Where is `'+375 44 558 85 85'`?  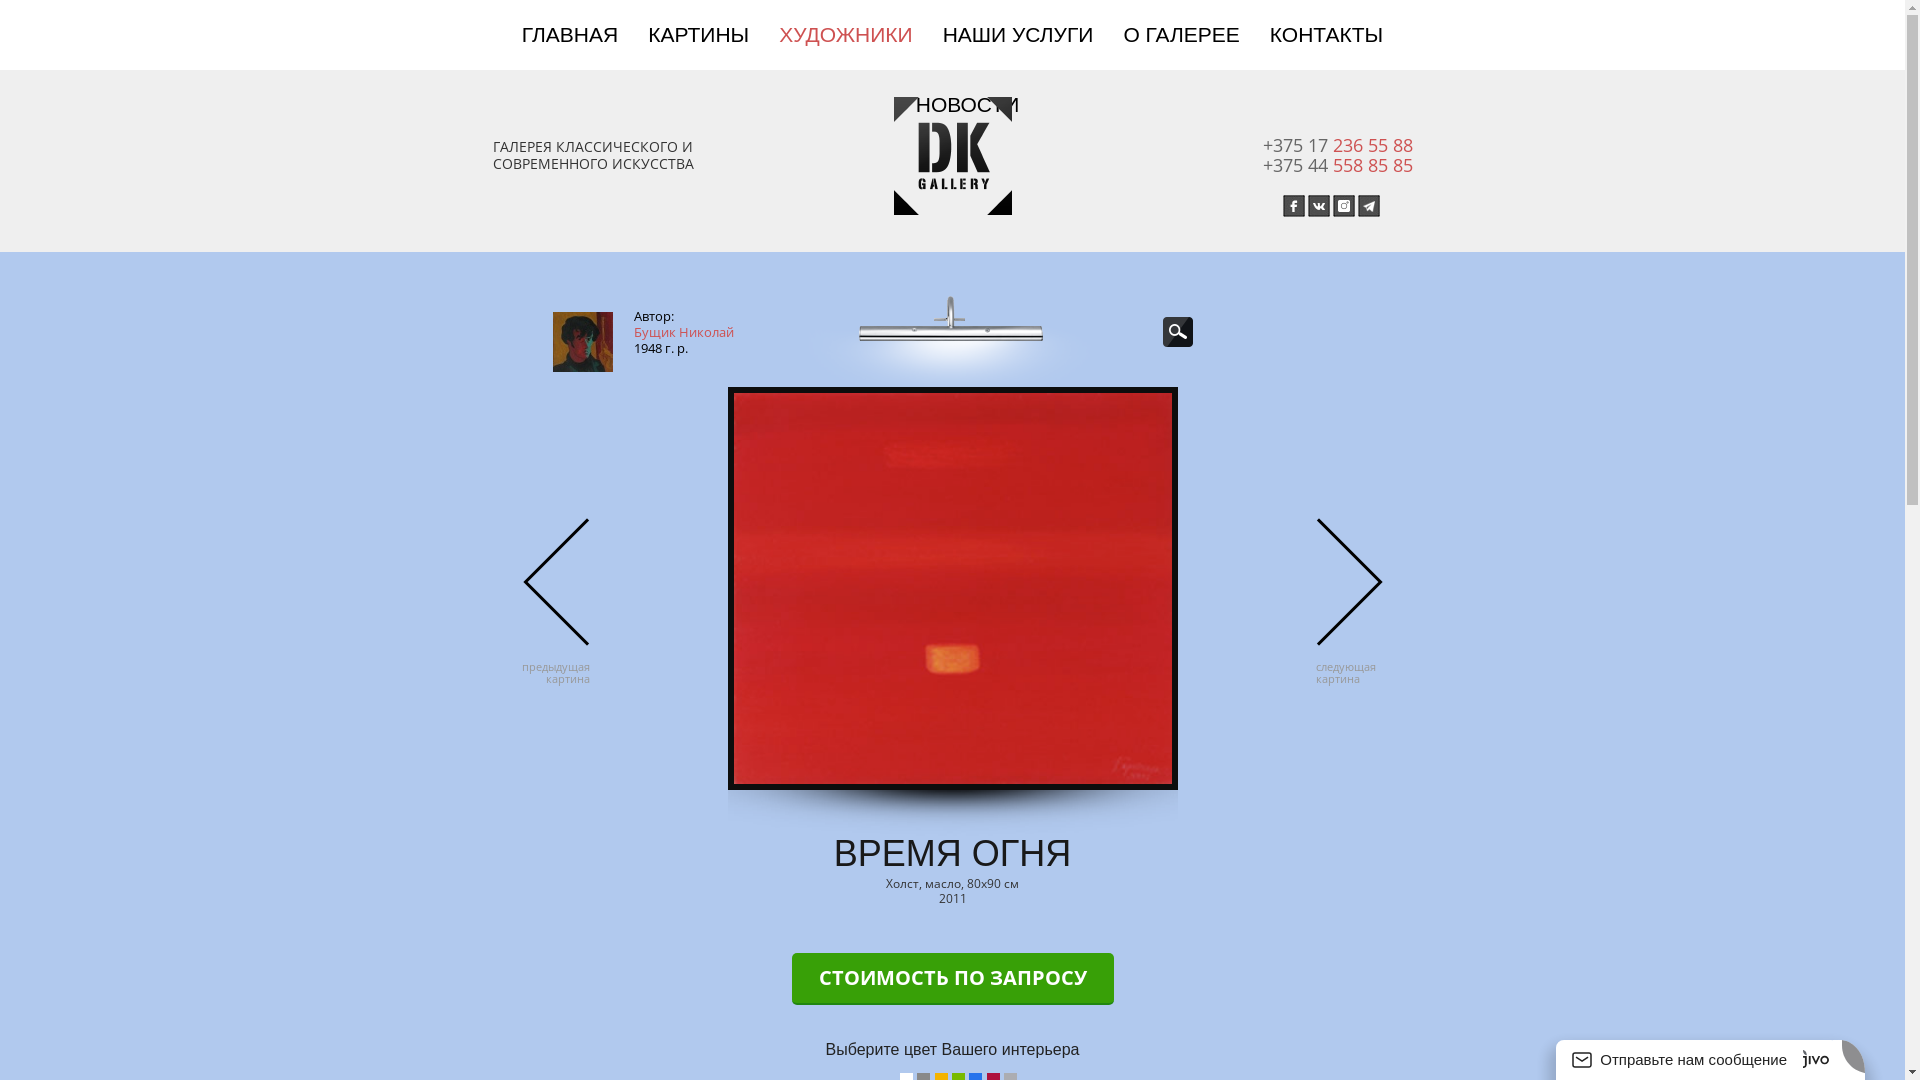 '+375 44 558 85 85' is located at coordinates (1337, 164).